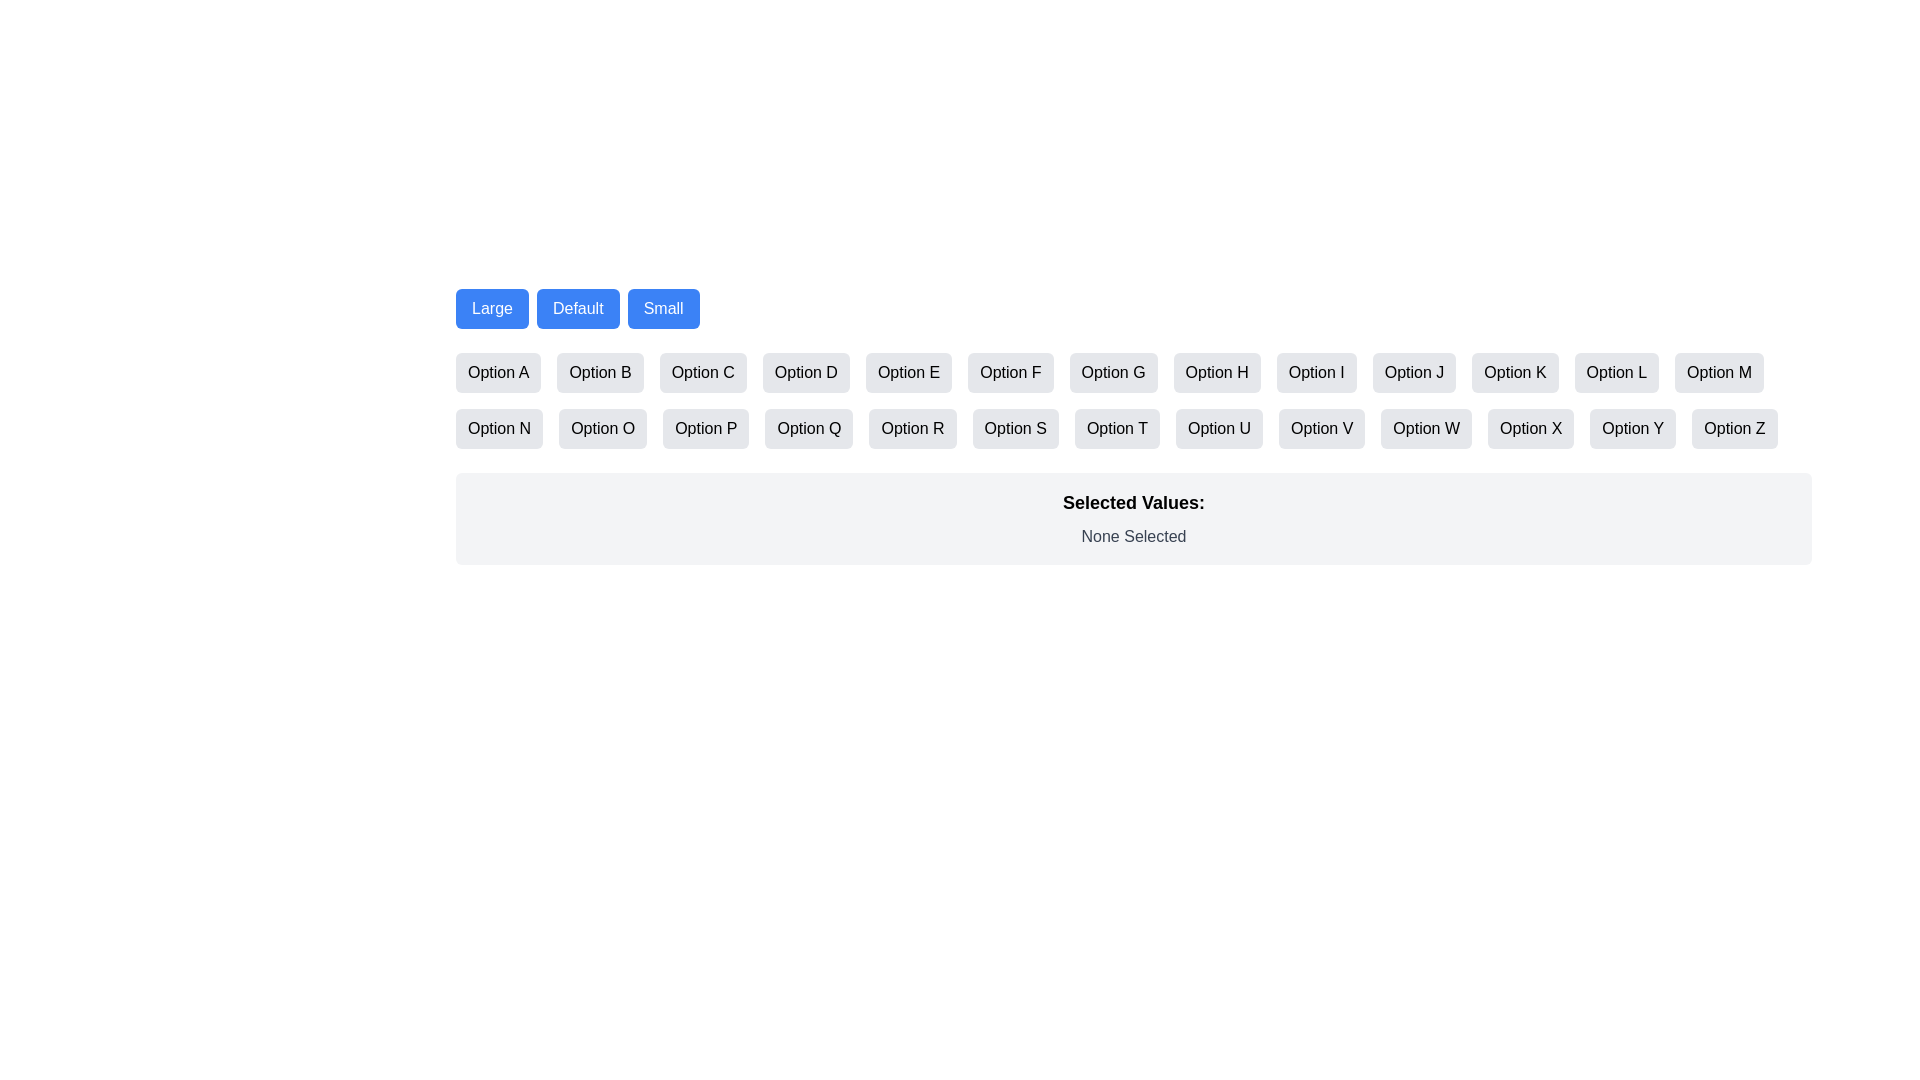 This screenshot has height=1080, width=1920. I want to click on the button labeled 'Option U', which is a rectangular button with rounded corners and a gray background located in the second row, sixth position from the left in a grid of options, so click(1218, 427).